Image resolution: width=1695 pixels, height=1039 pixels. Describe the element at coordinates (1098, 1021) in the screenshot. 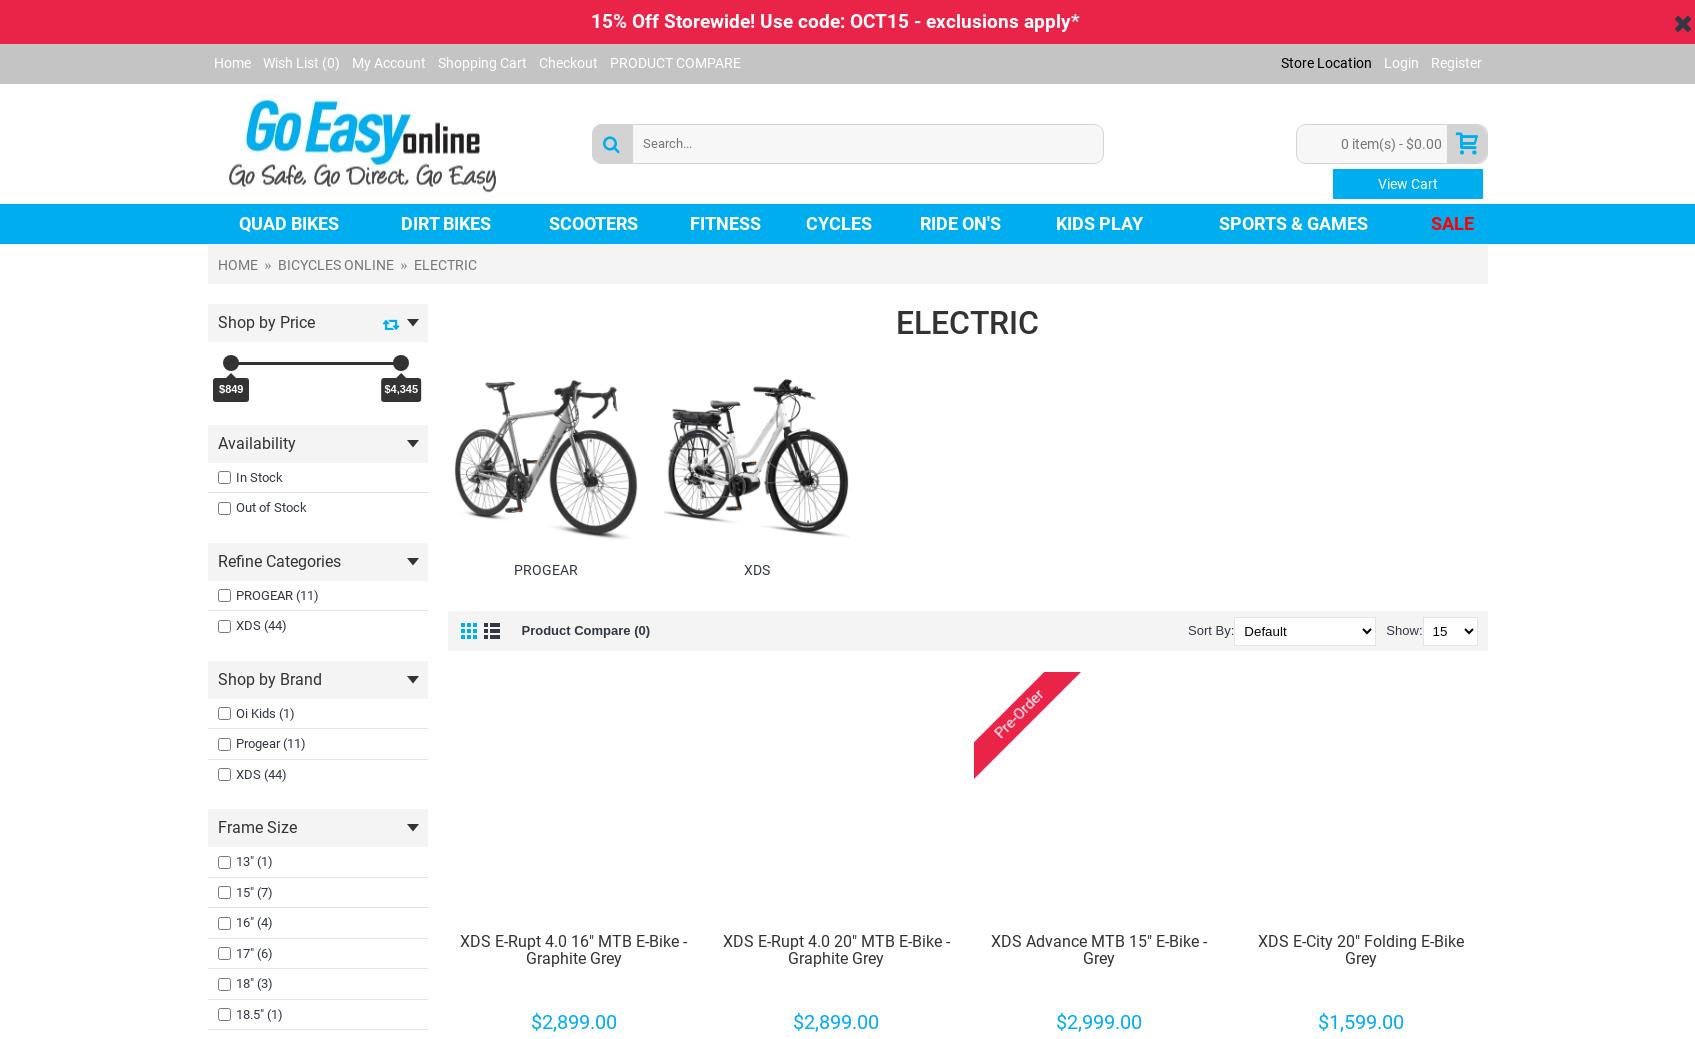

I see `'$2,999.00'` at that location.